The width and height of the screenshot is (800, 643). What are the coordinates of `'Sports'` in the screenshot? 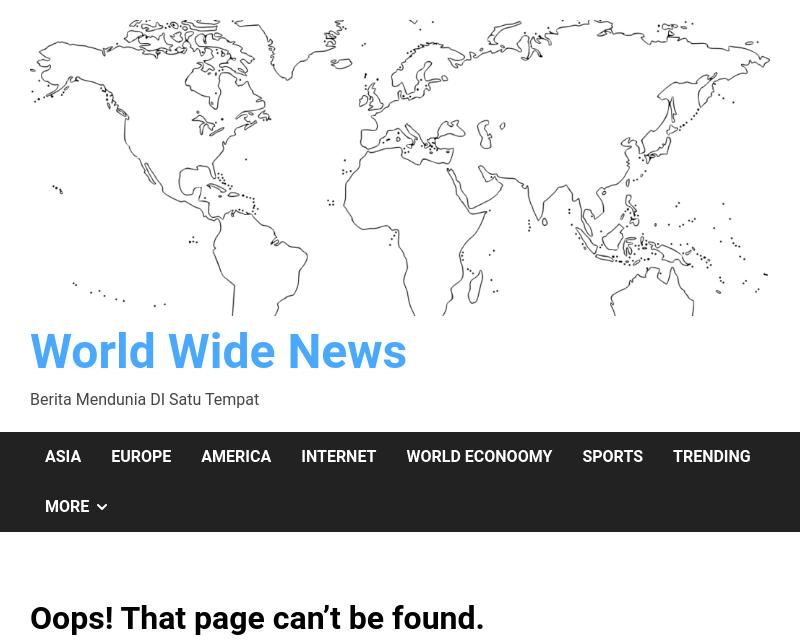 It's located at (612, 455).